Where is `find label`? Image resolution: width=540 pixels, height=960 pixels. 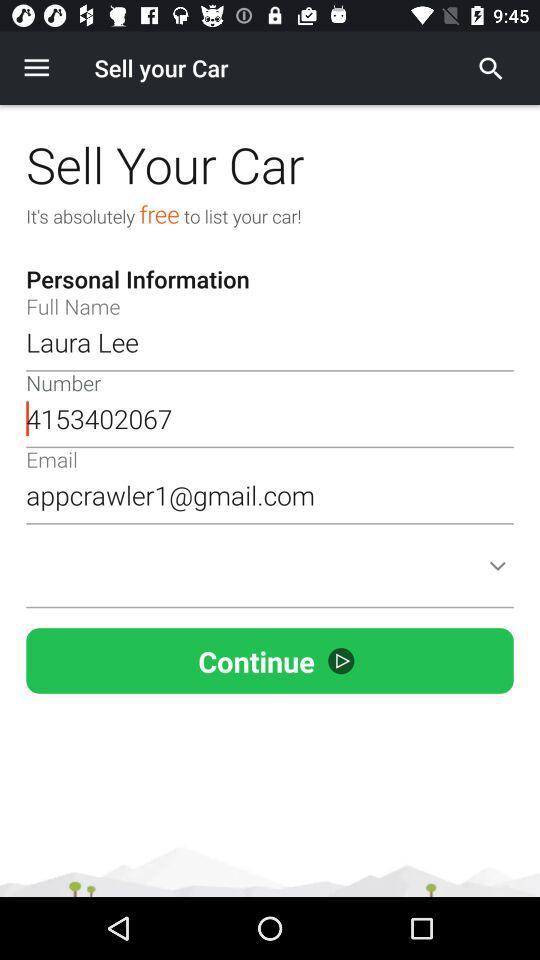 find label is located at coordinates (490, 68).